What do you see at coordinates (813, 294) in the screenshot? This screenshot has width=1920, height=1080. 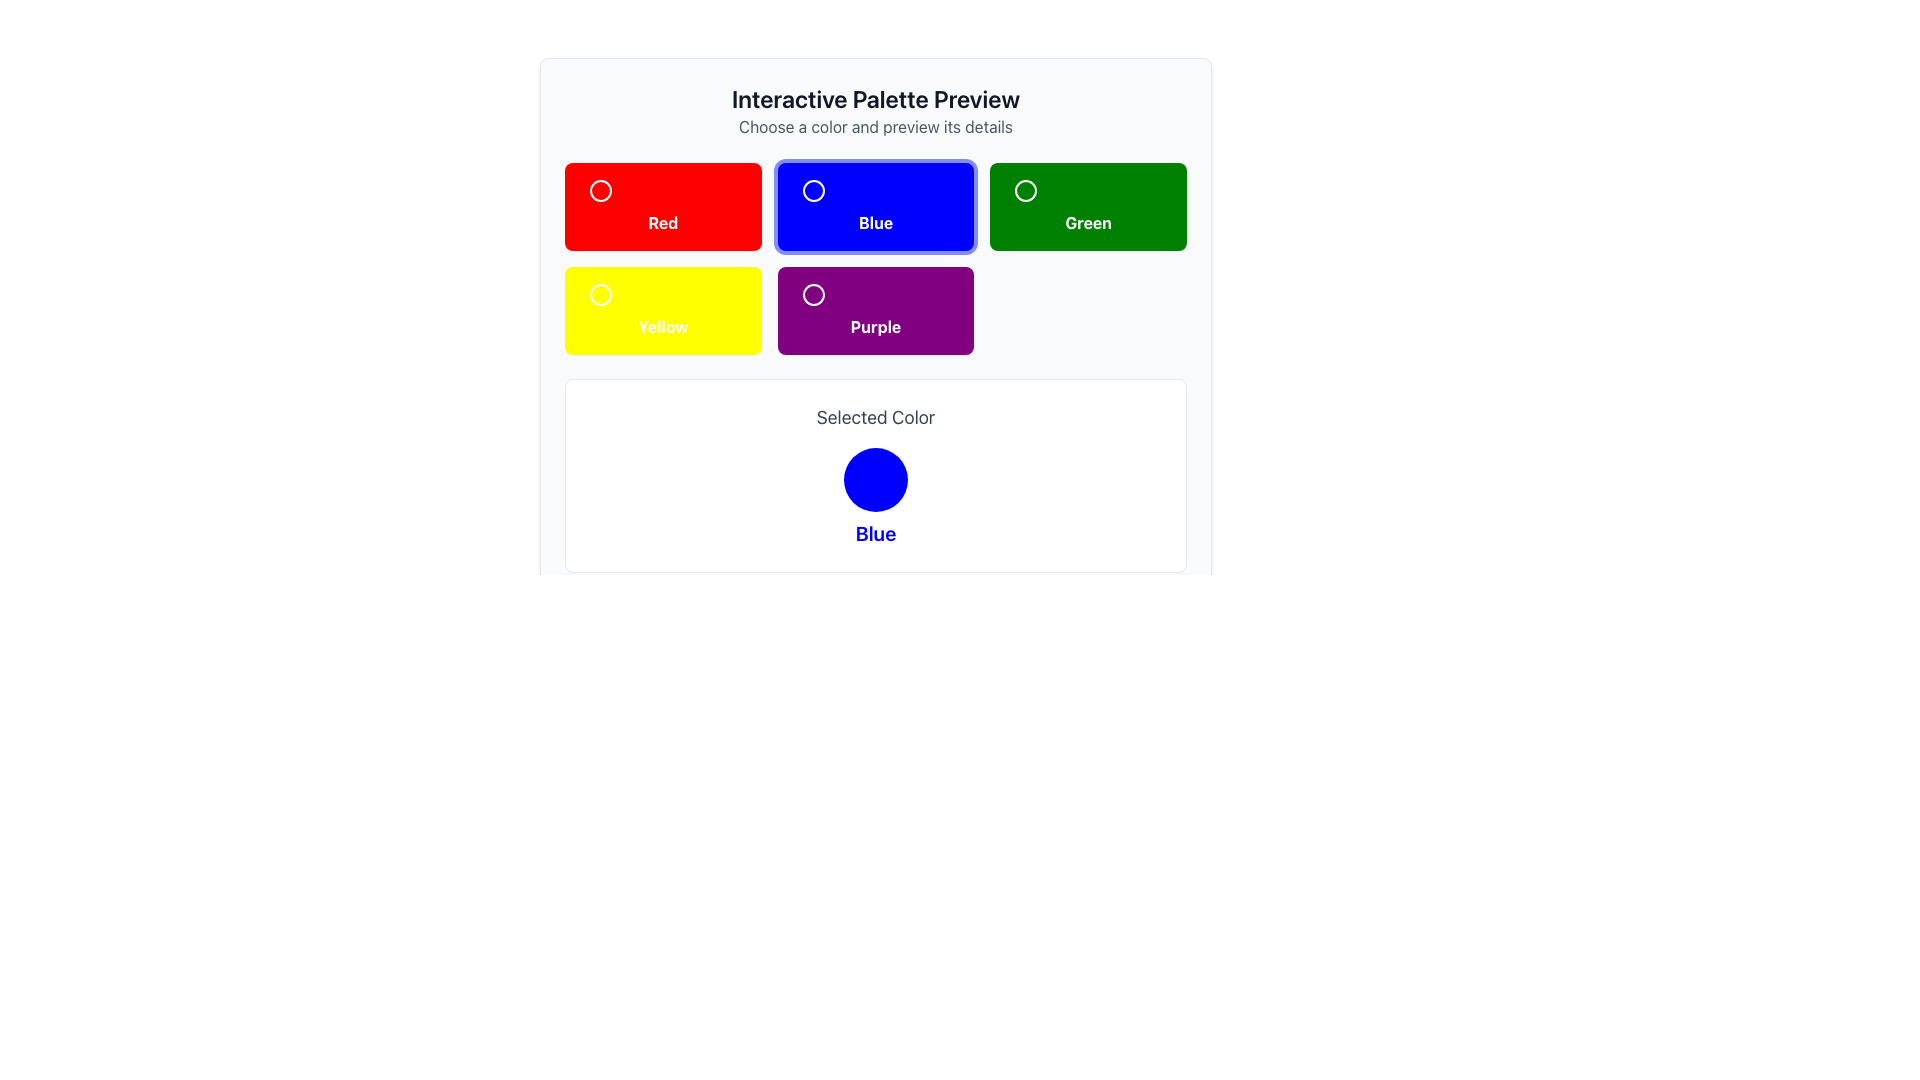 I see `the circle located at the center of the purple rectangle` at bounding box center [813, 294].